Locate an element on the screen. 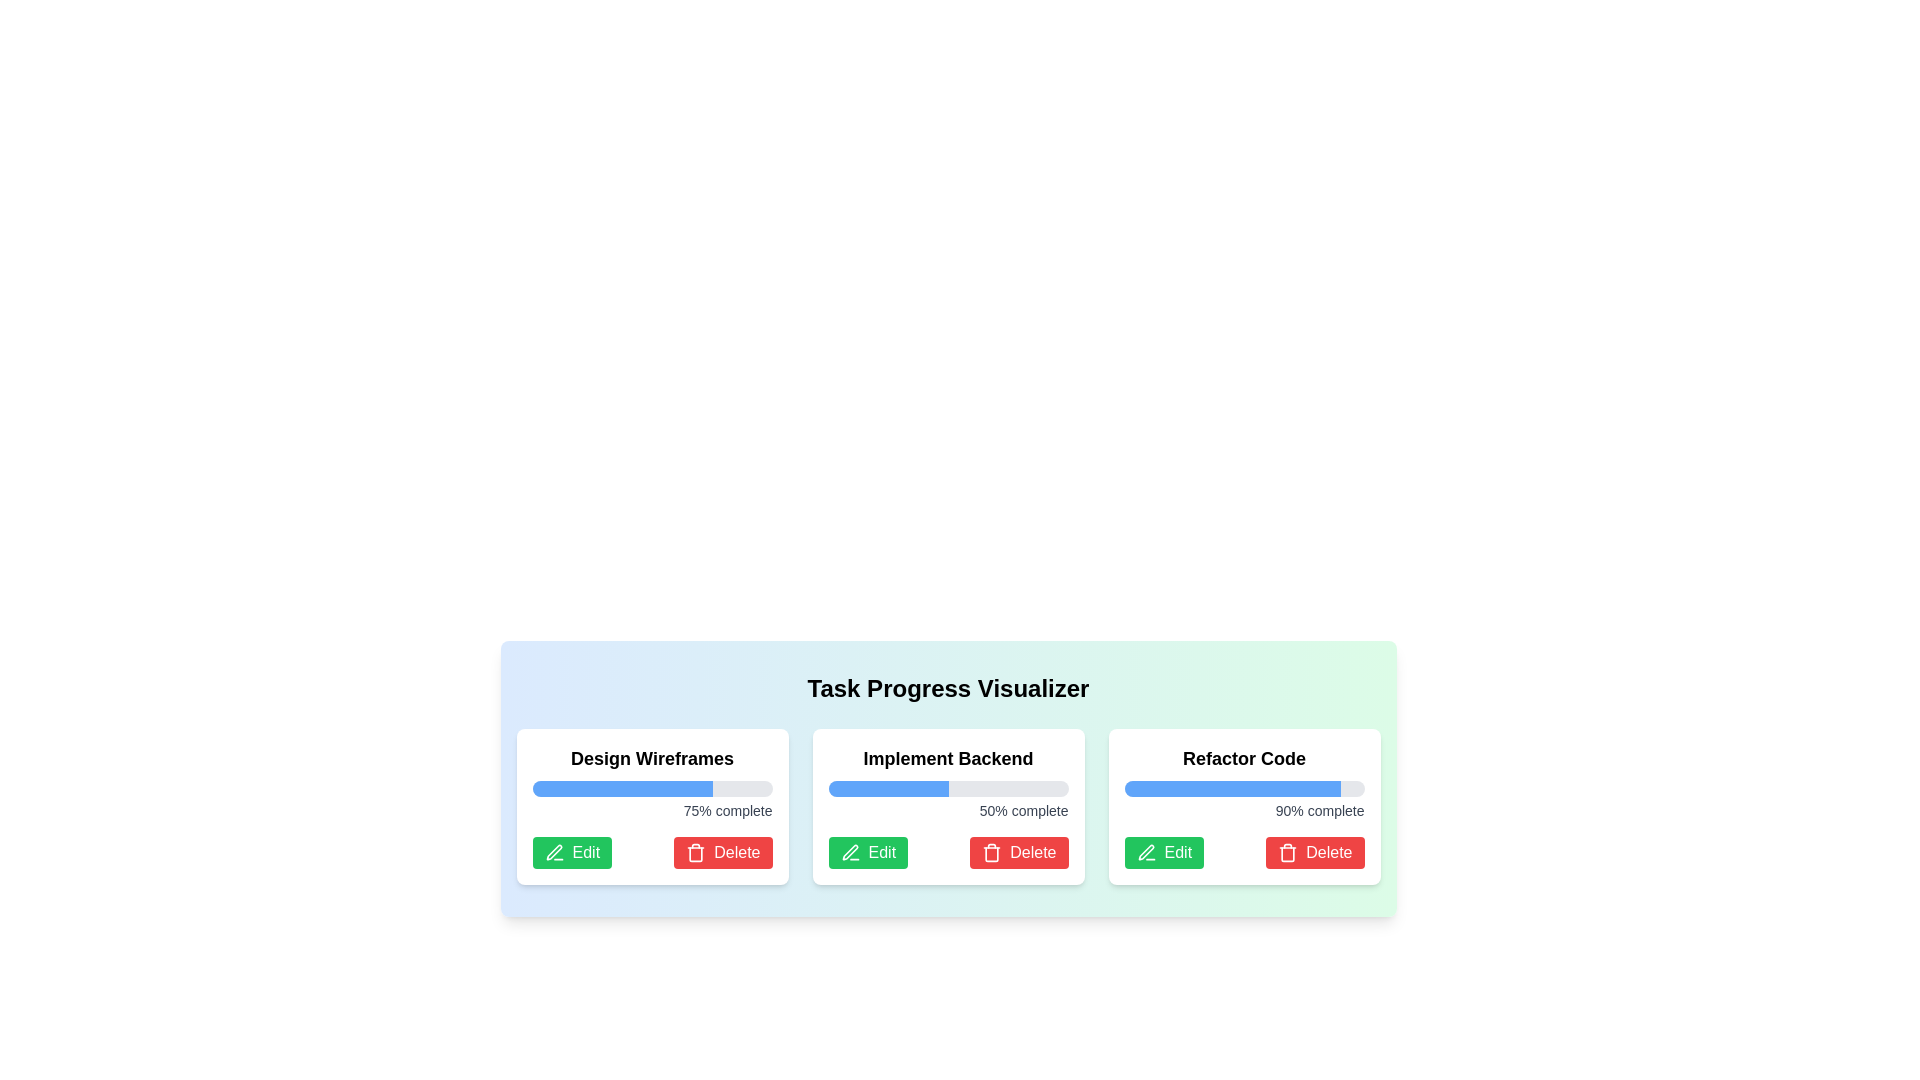 The width and height of the screenshot is (1920, 1080). the Progress Bar indicating 50% completion for the task 'Implement Backend', located below its title within the second card of the task visualizer is located at coordinates (947, 788).